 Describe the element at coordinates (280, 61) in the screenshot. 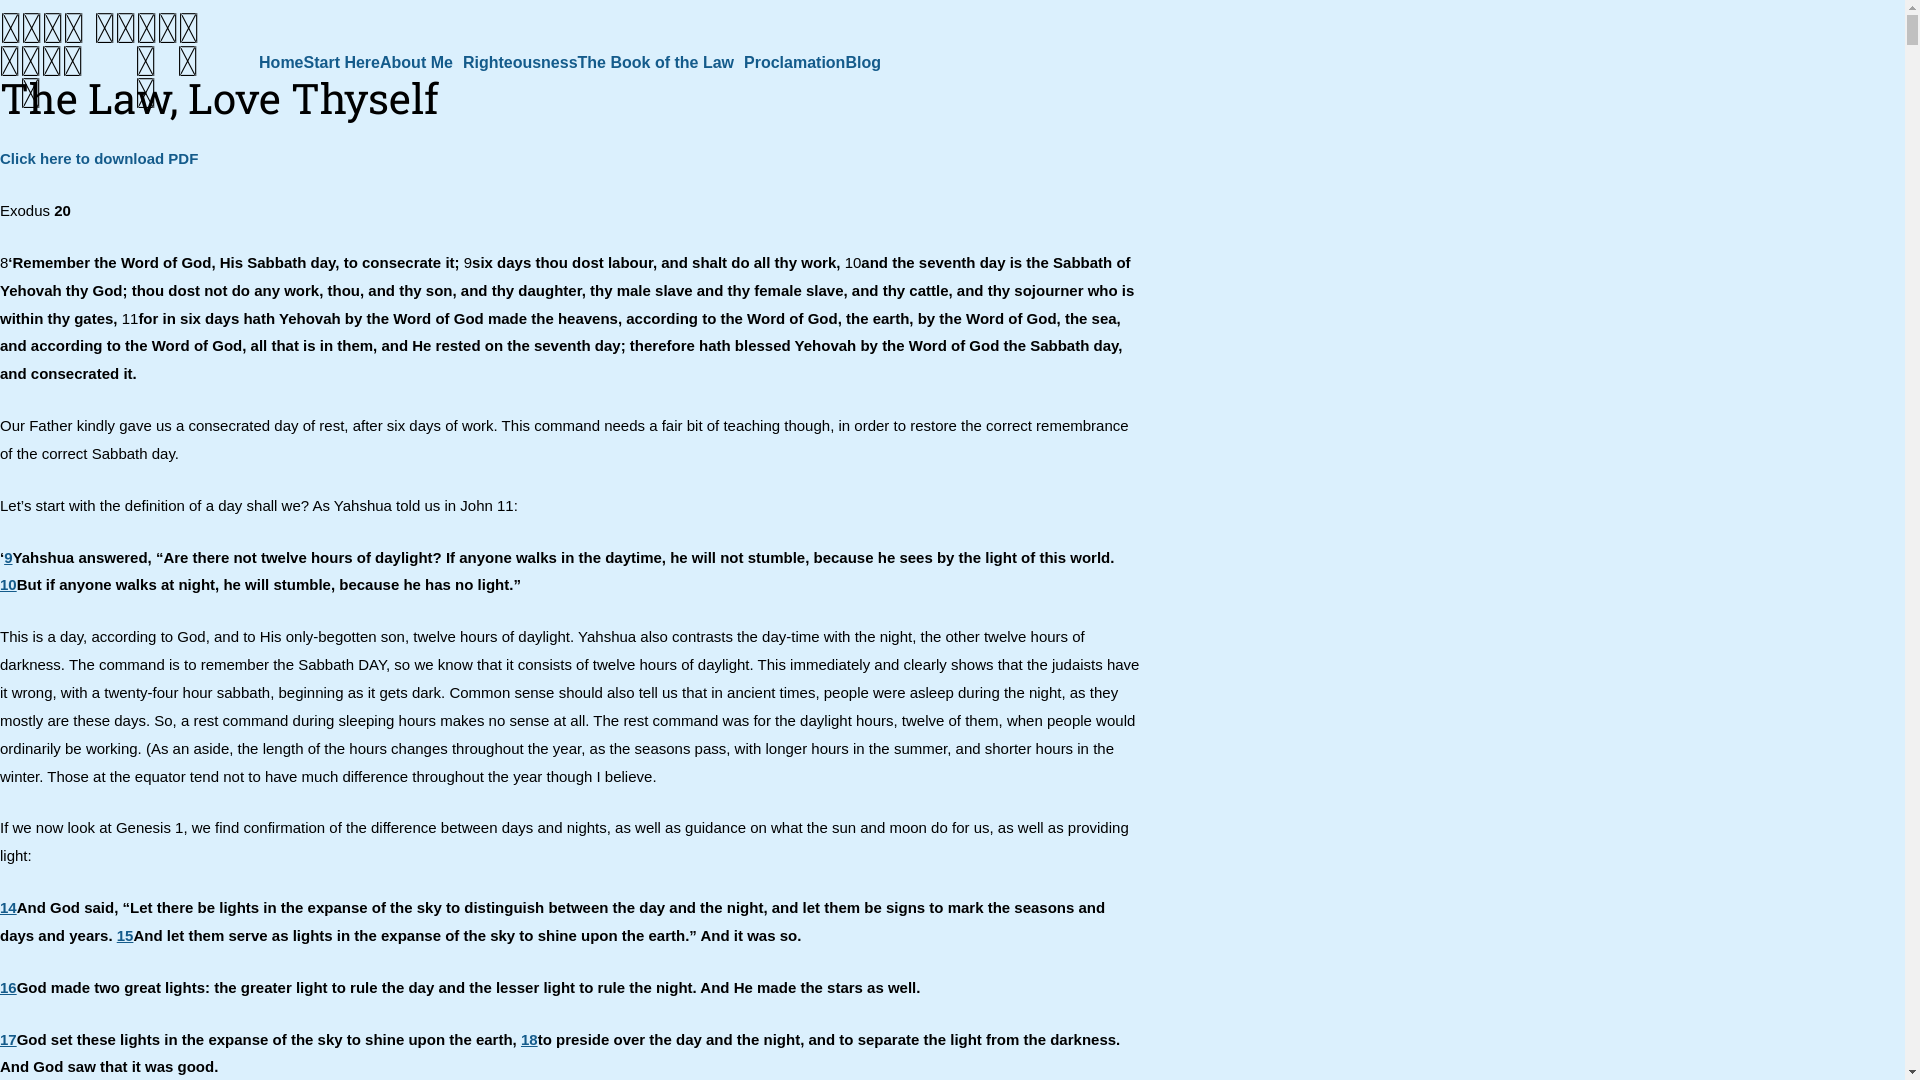

I see `'Home'` at that location.